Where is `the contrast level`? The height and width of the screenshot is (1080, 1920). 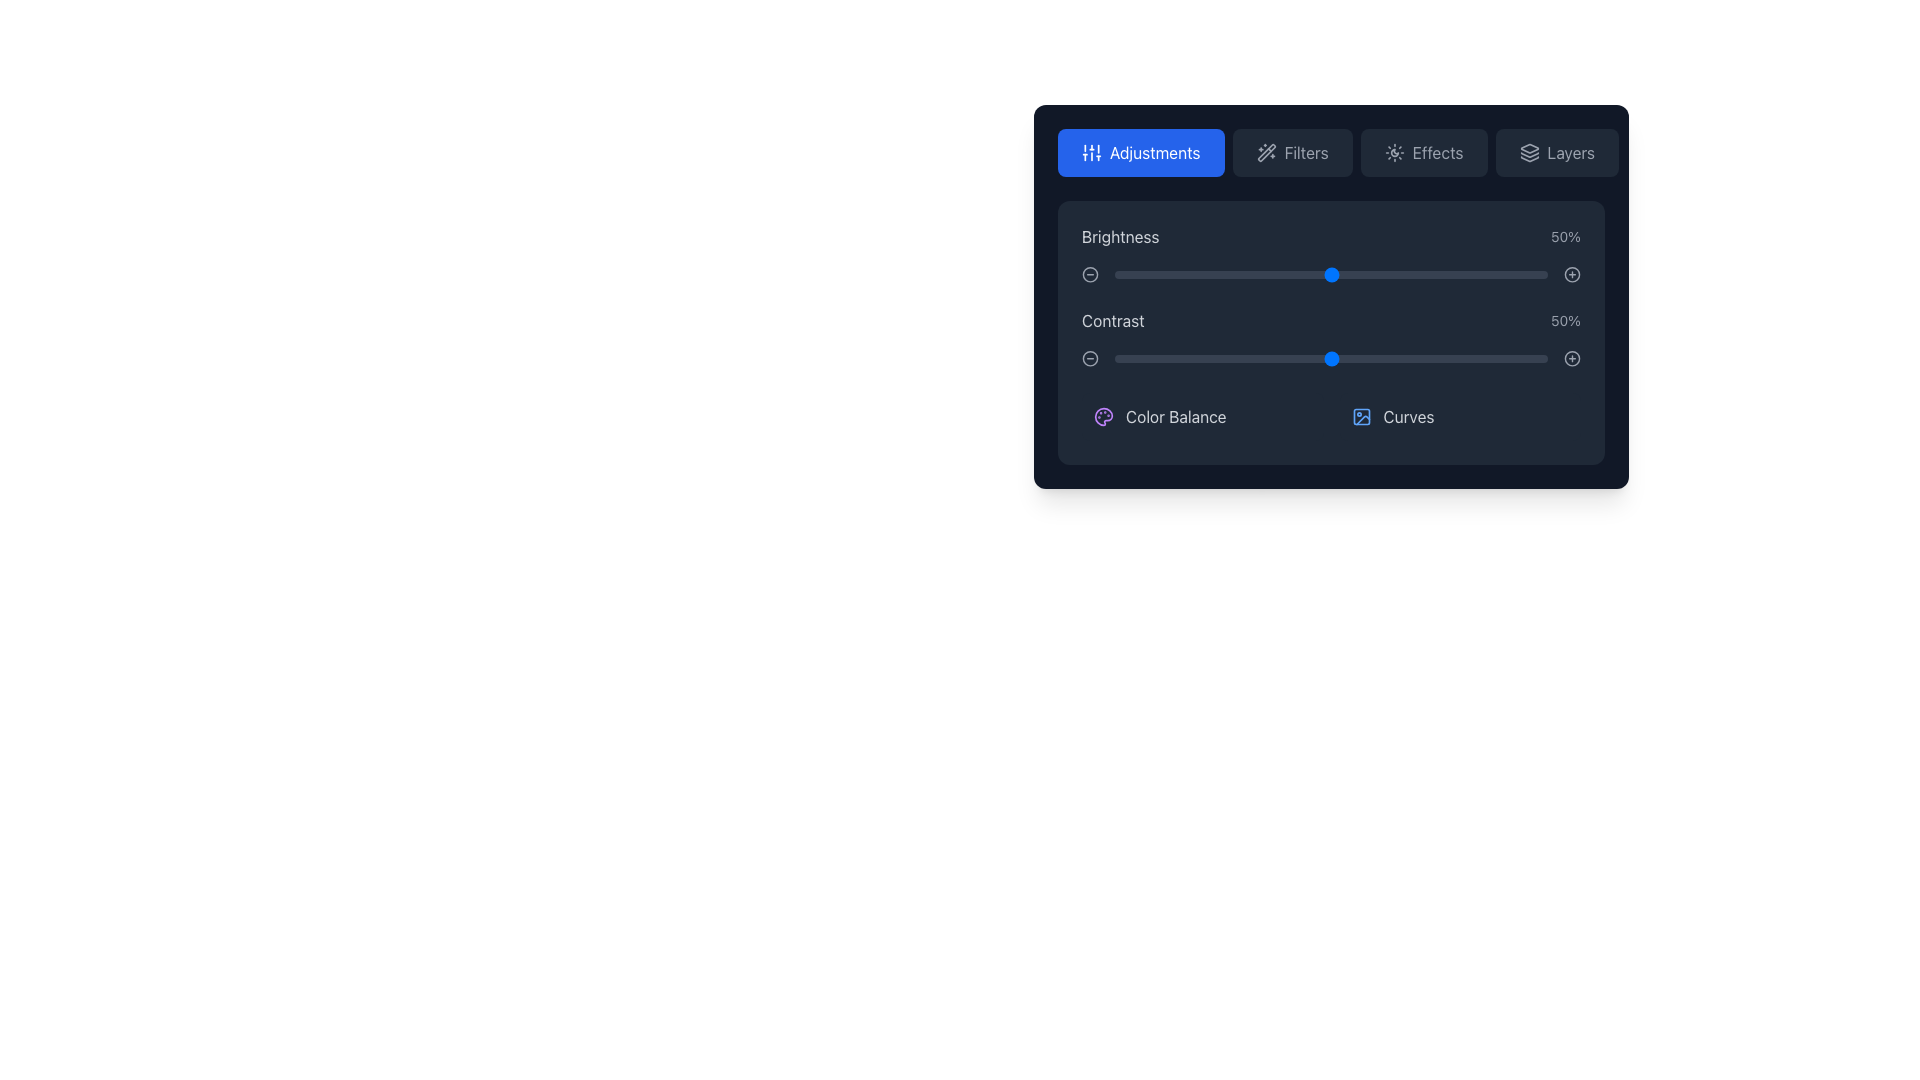
the contrast level is located at coordinates (1305, 357).